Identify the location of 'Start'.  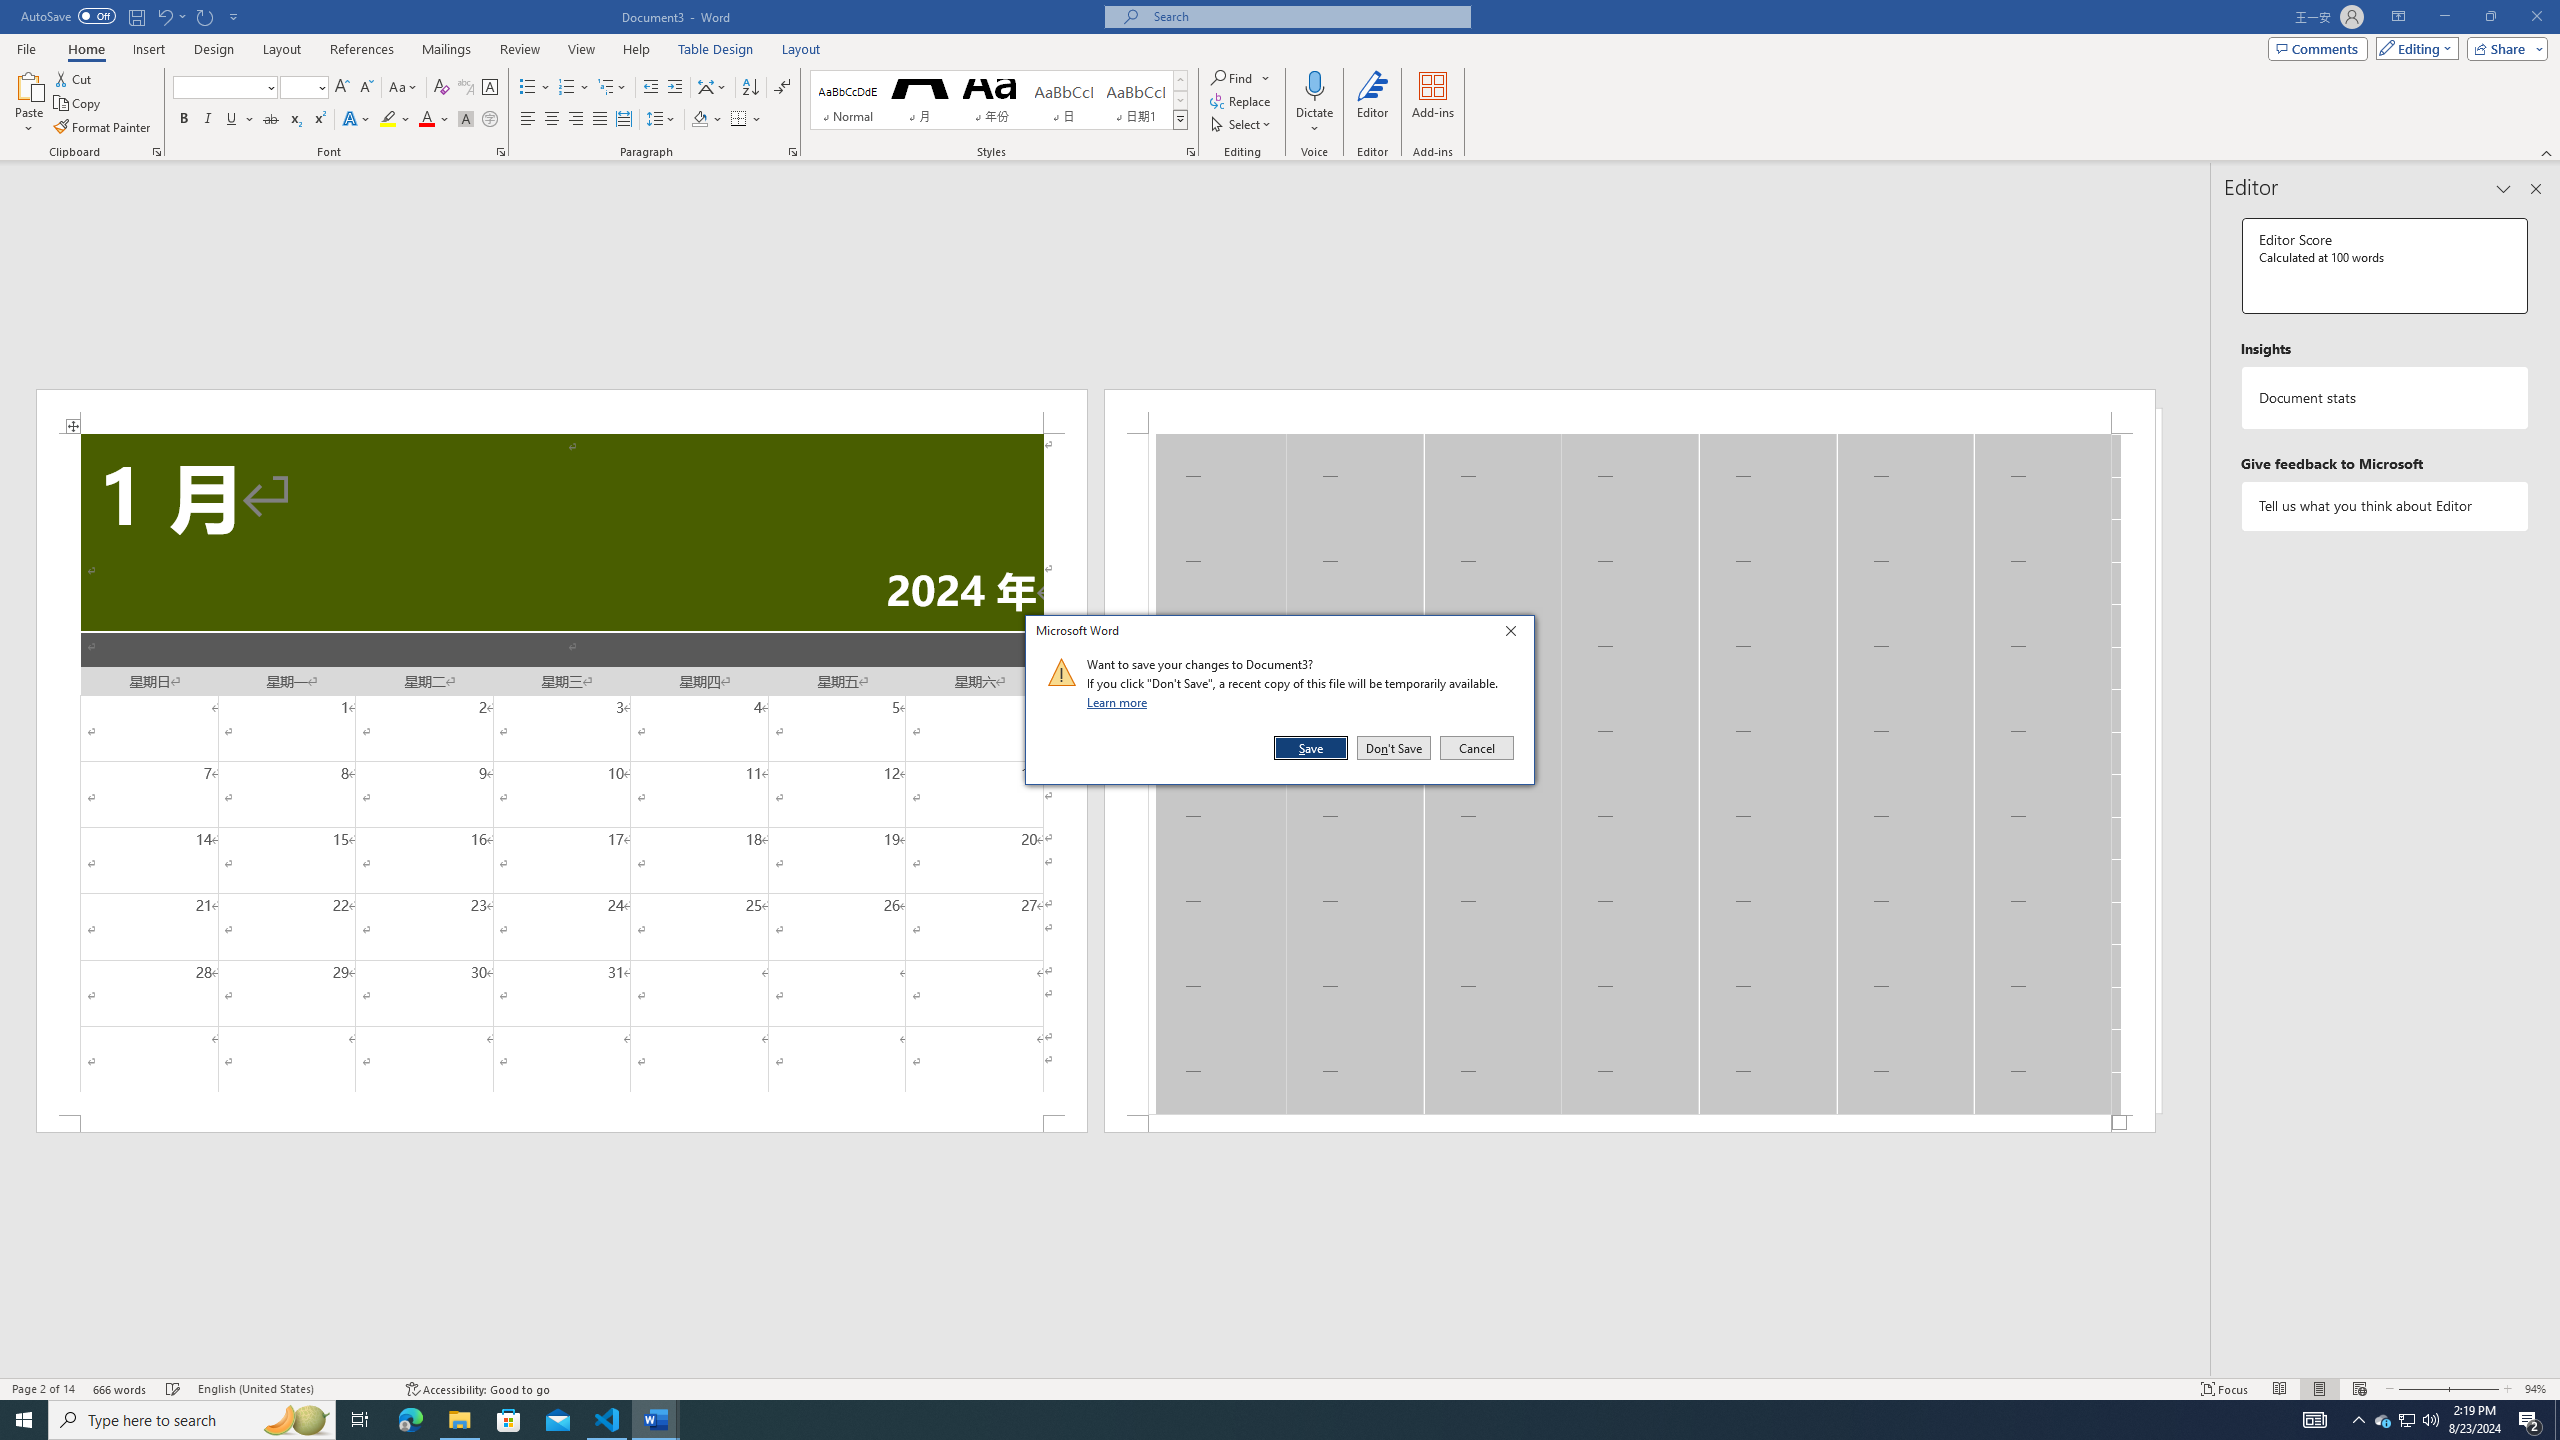
(24, 1418).